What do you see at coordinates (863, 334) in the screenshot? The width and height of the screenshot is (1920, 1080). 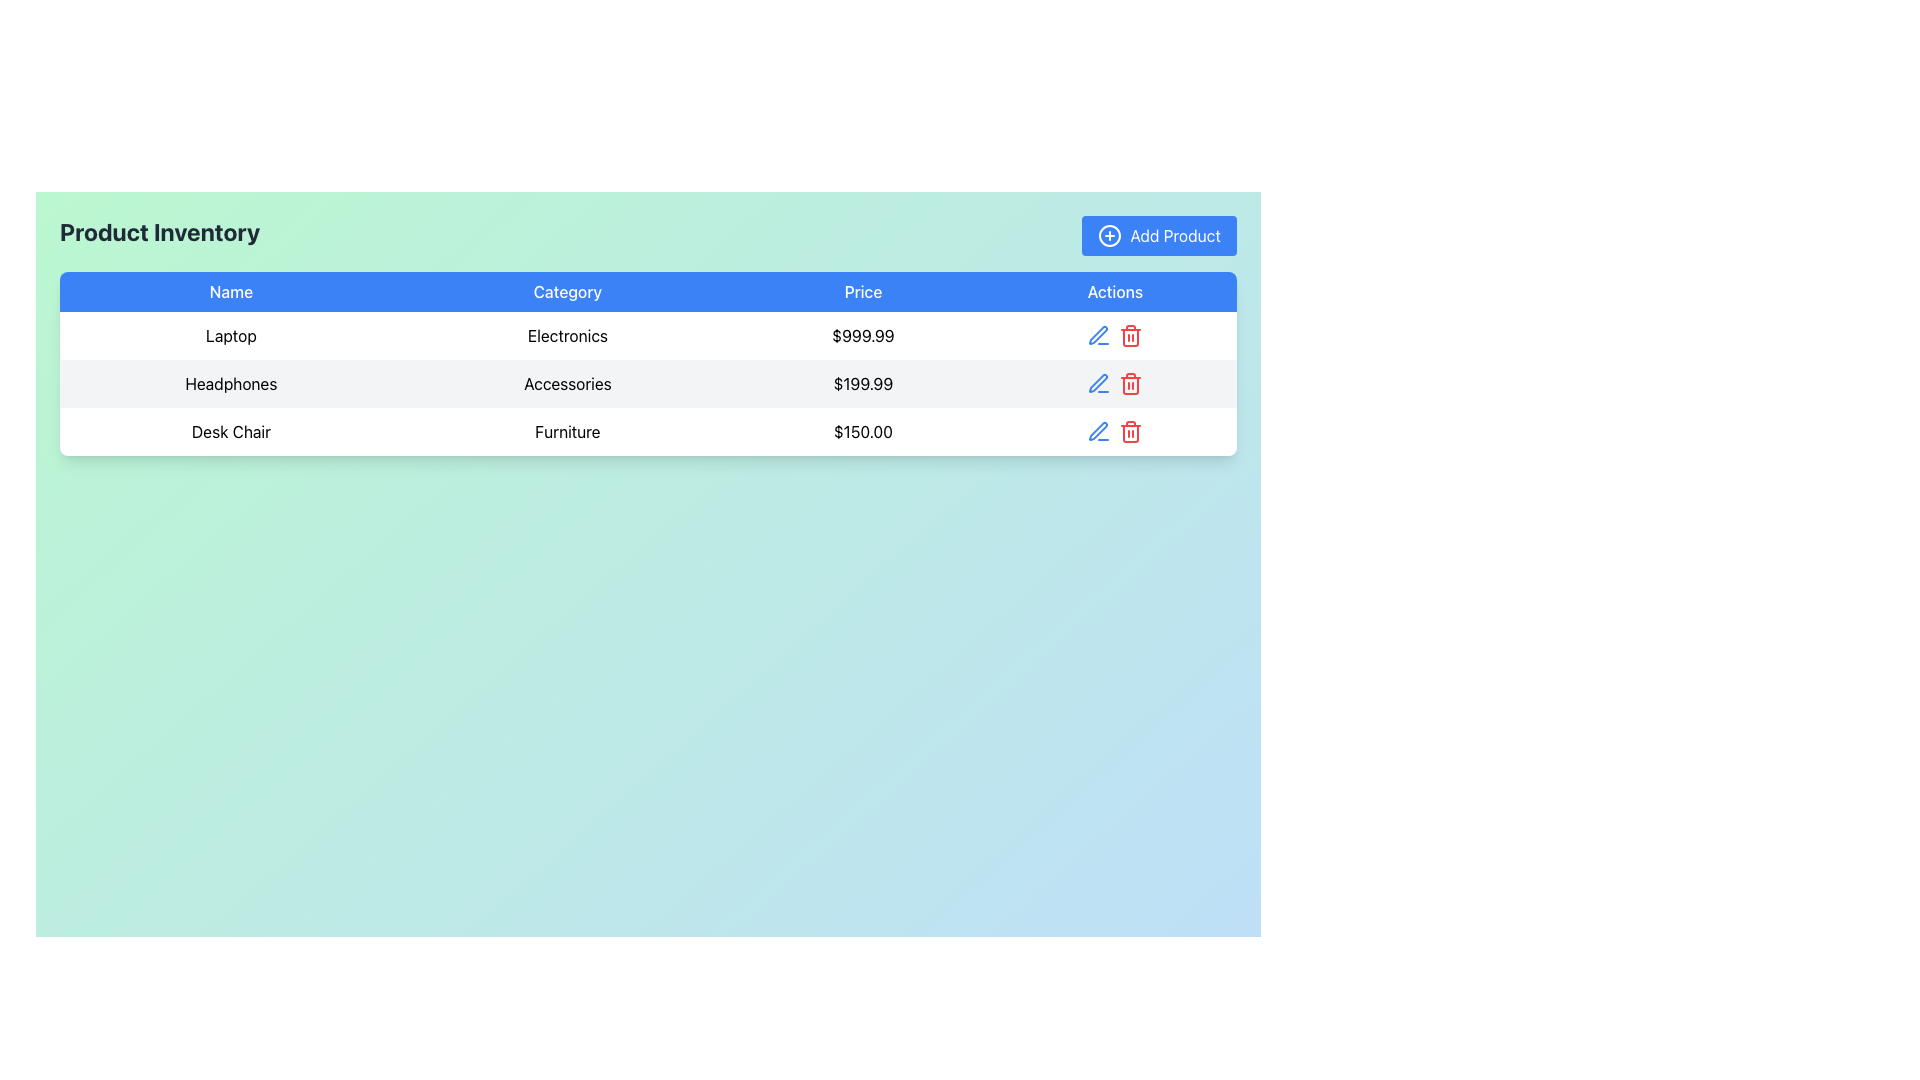 I see `price displayed for the product in the 'Laptop' category, which is located in the pricing column of the product table, specifically in the row labeled 'Laptop', 'Electronics', and is the third element from the left` at bounding box center [863, 334].